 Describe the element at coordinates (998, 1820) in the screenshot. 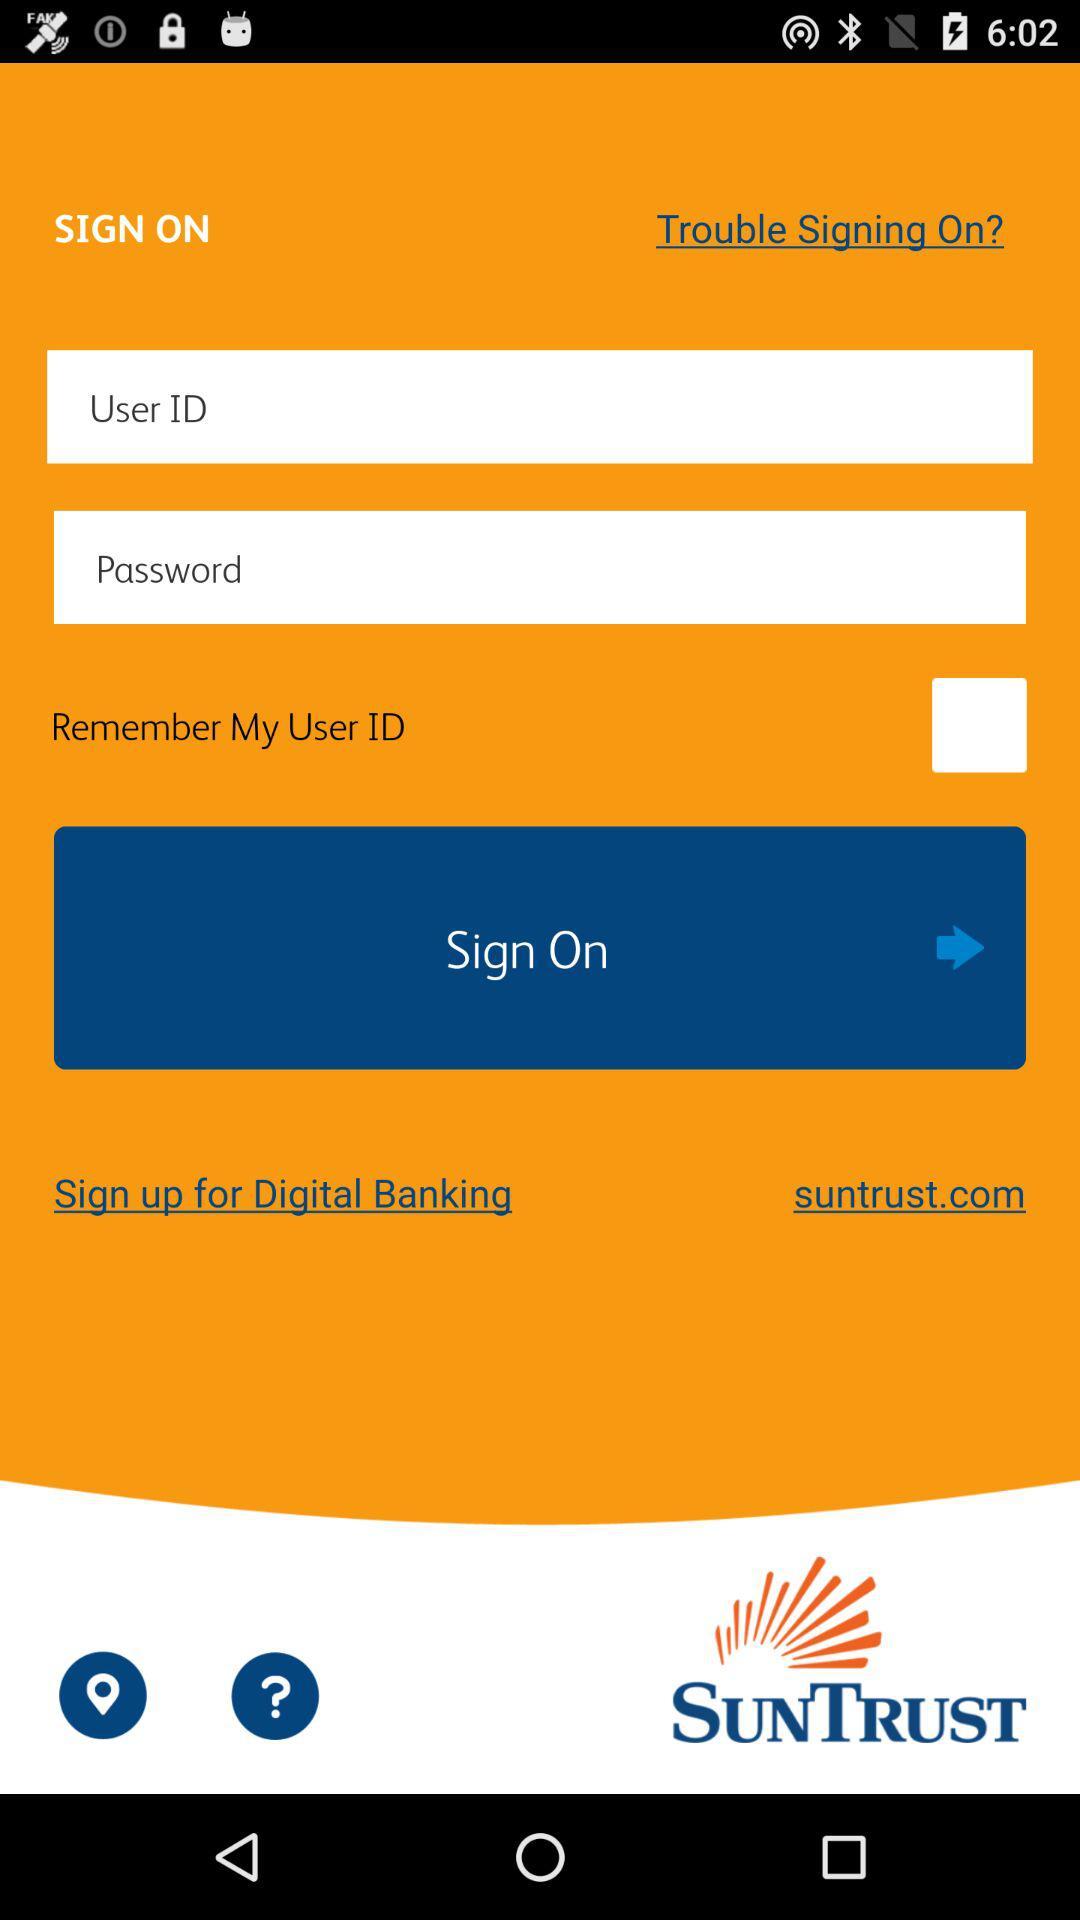

I see `the flight icon` at that location.